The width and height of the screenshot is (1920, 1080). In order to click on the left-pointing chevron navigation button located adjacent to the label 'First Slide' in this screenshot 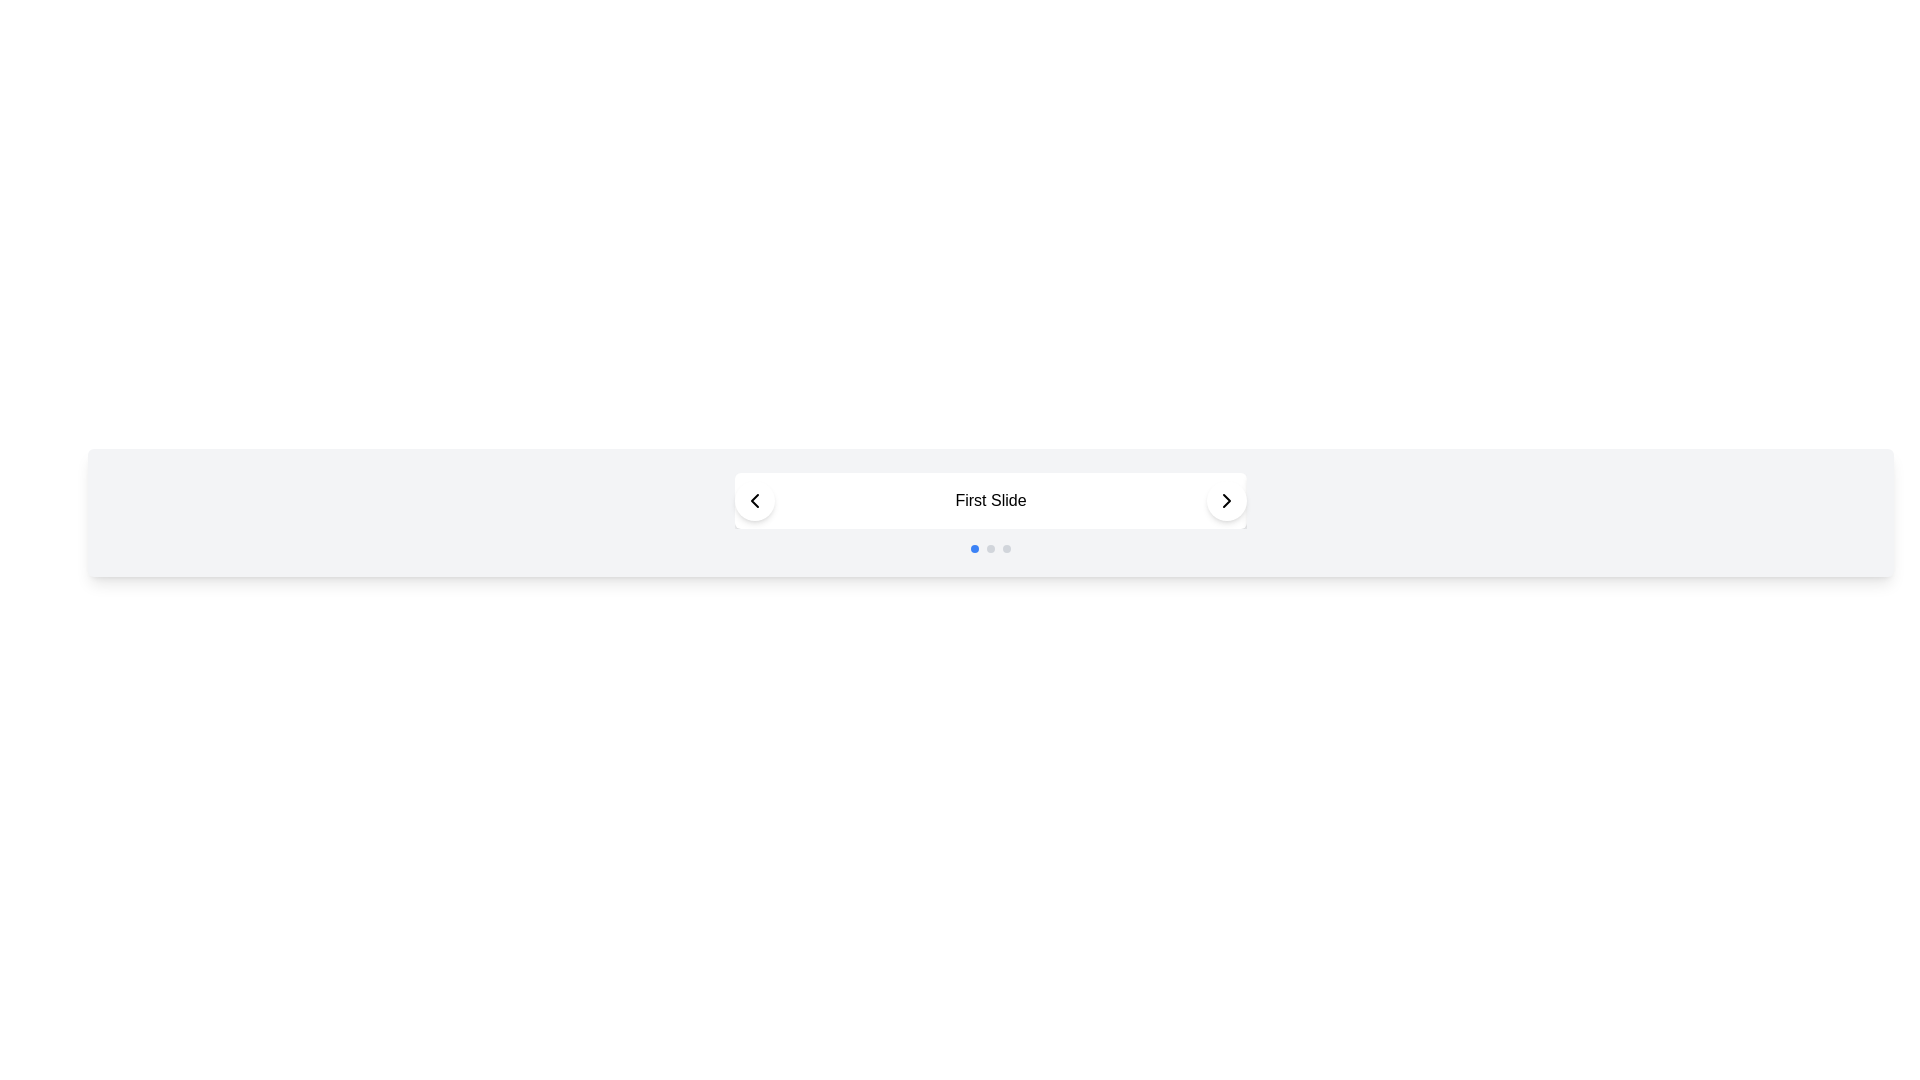, I will do `click(753, 500)`.